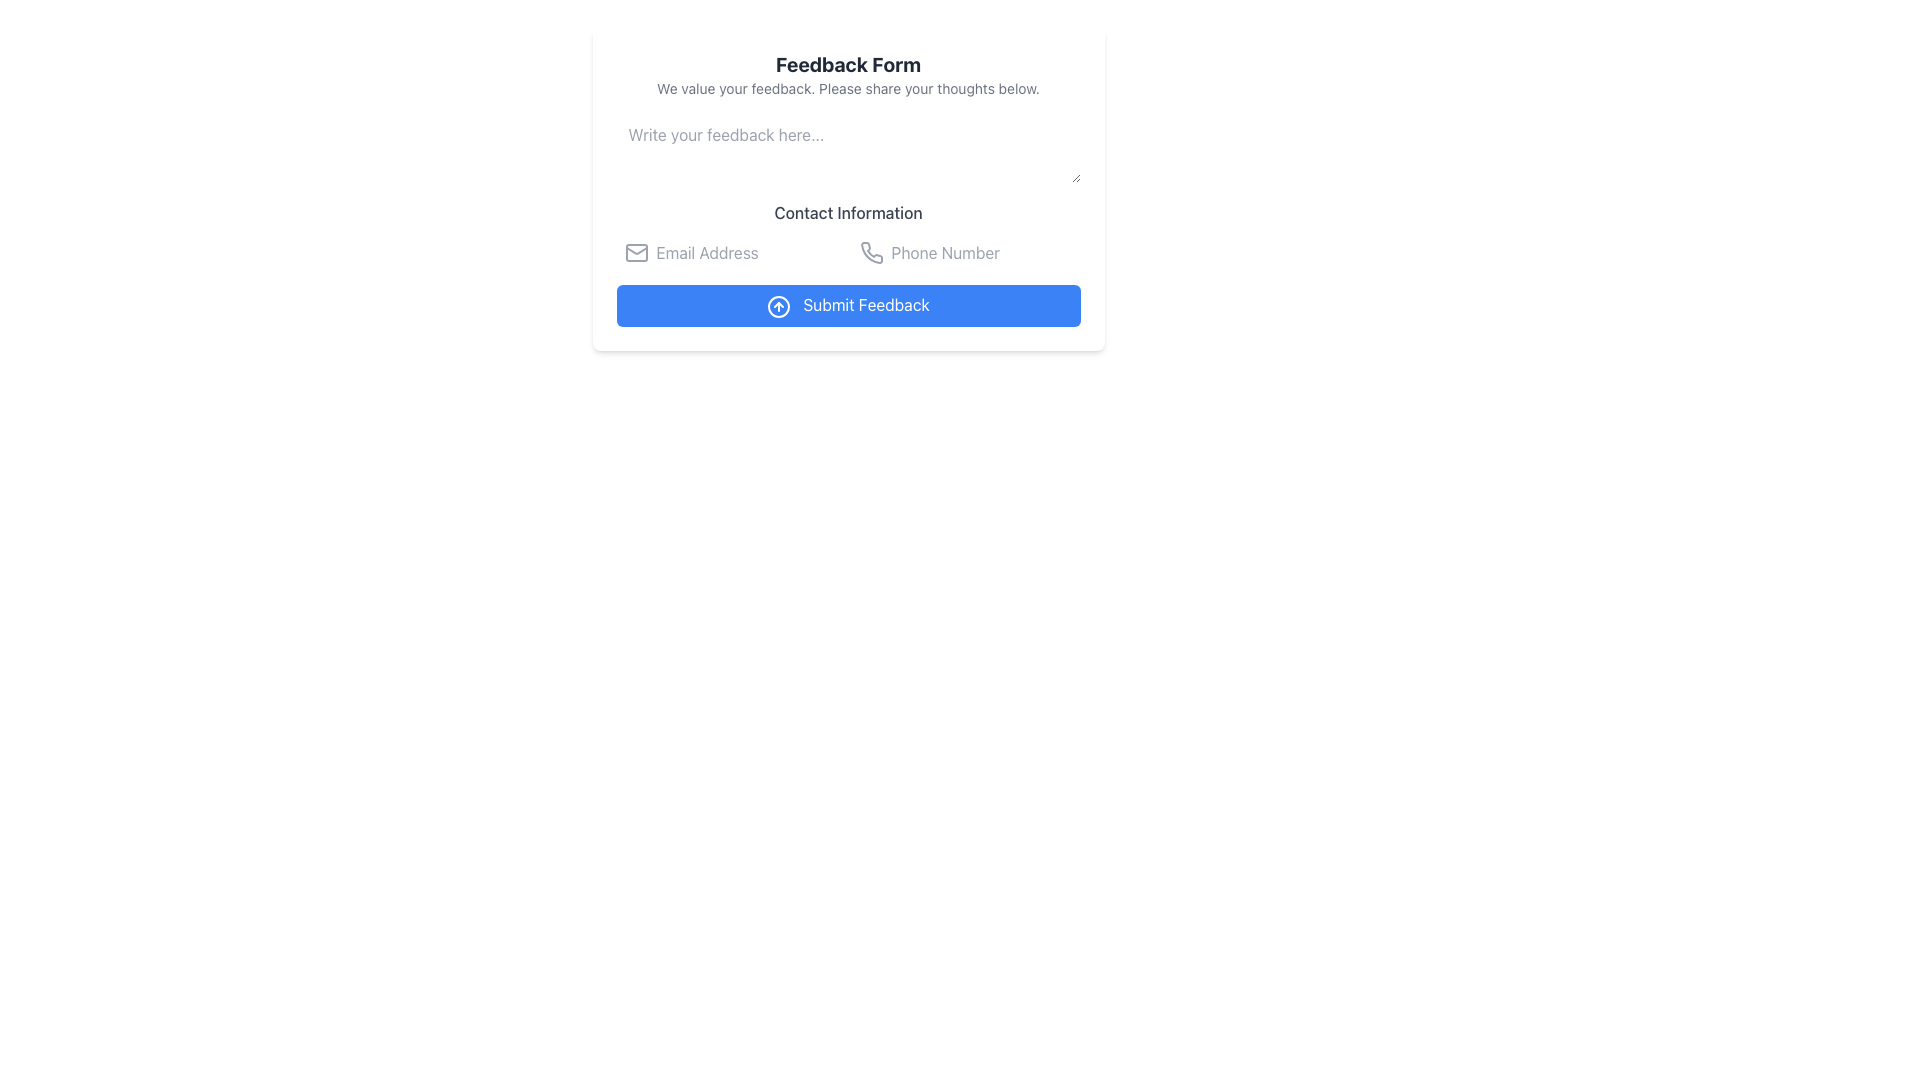  I want to click on the email icon in the 'Contact Information' section of the feedback form, located to the left of the email address input field, so click(635, 252).